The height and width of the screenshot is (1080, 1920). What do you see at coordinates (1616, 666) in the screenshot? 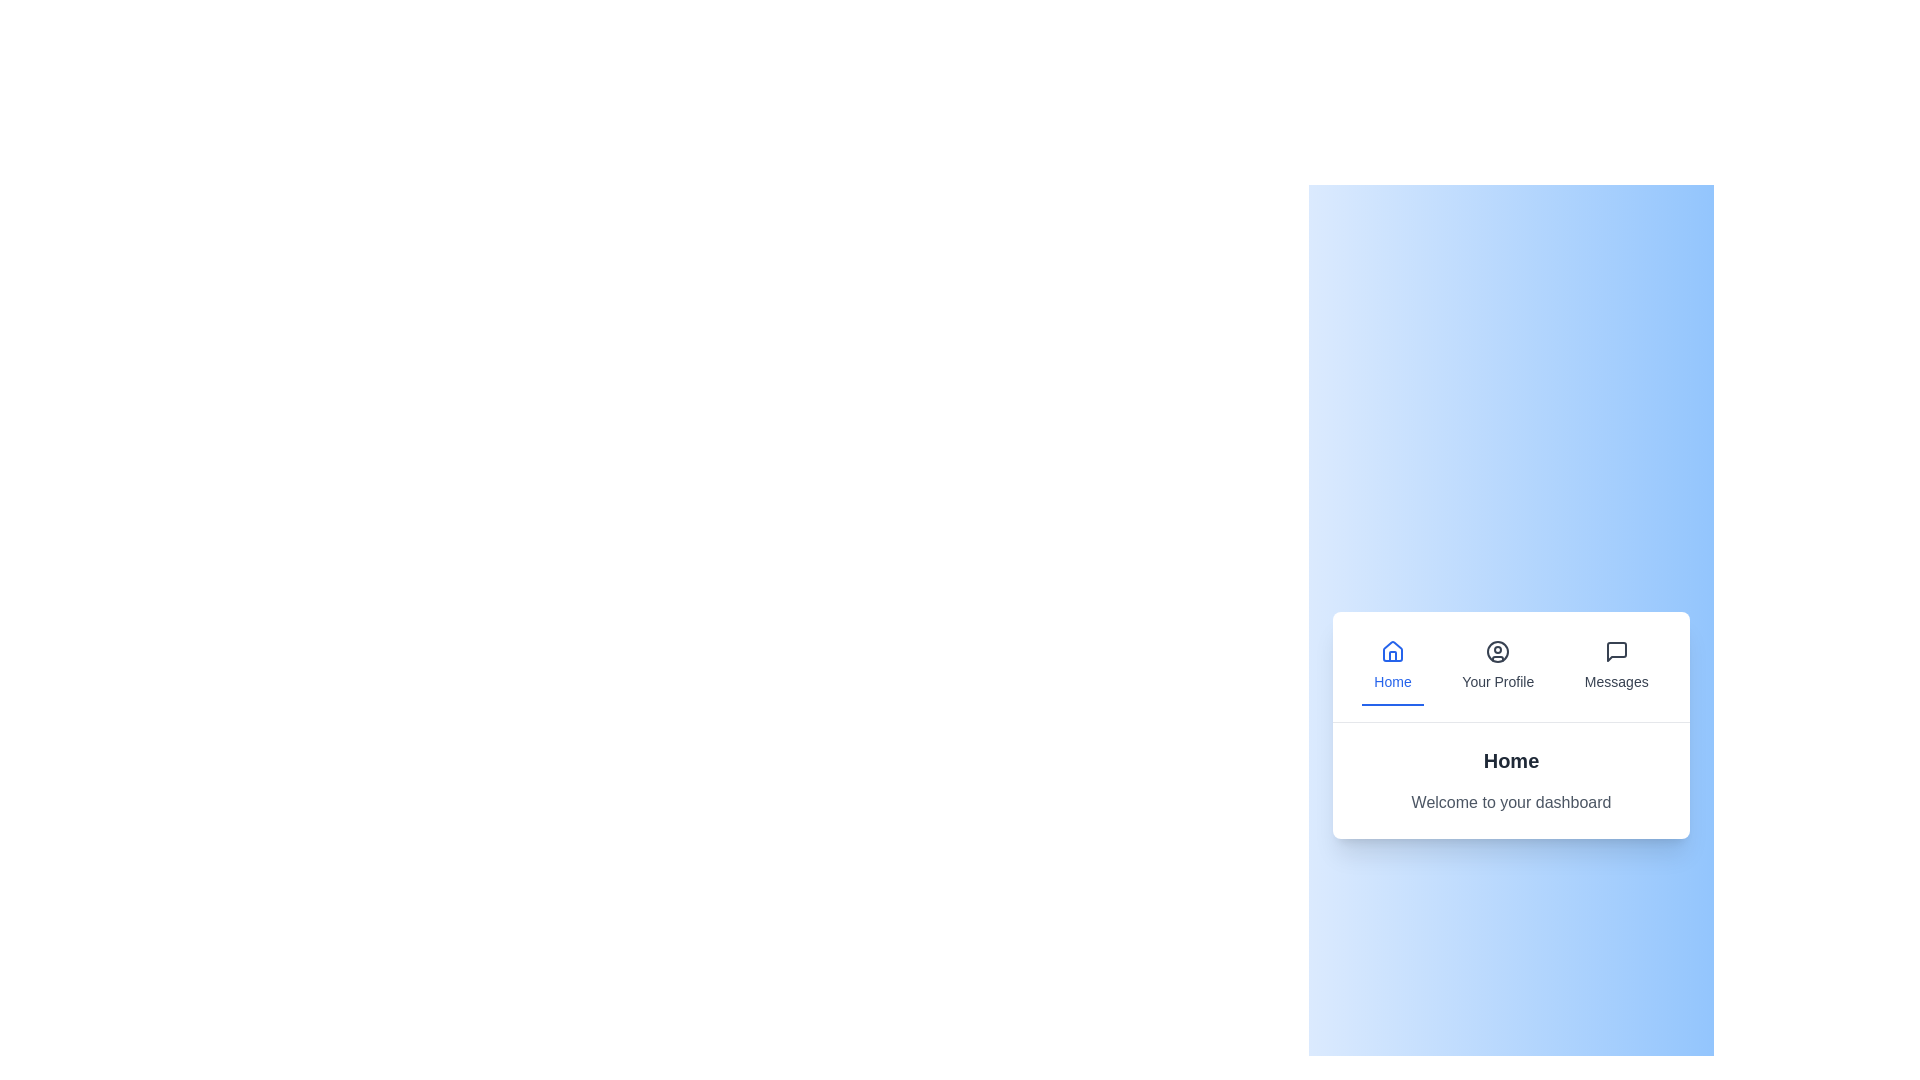
I see `the tab labeled Messages` at bounding box center [1616, 666].